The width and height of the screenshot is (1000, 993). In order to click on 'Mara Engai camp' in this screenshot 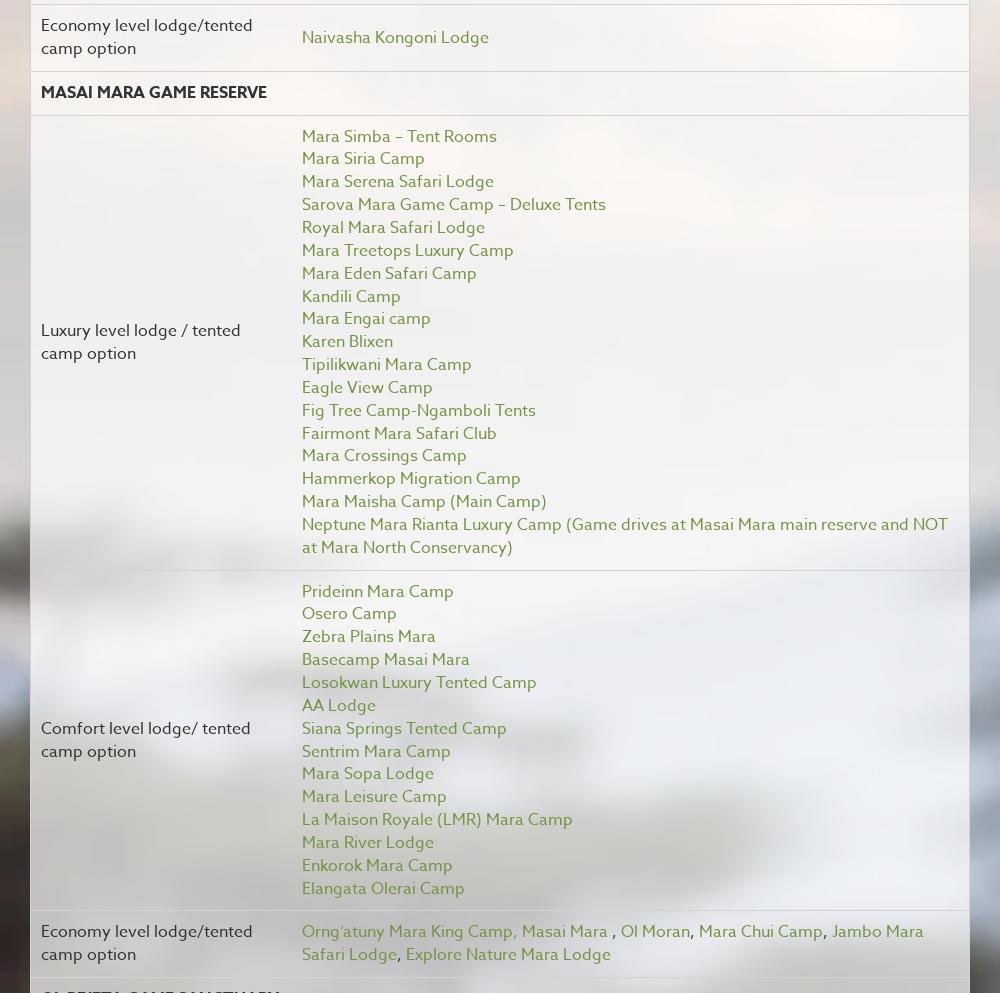, I will do `click(301, 317)`.